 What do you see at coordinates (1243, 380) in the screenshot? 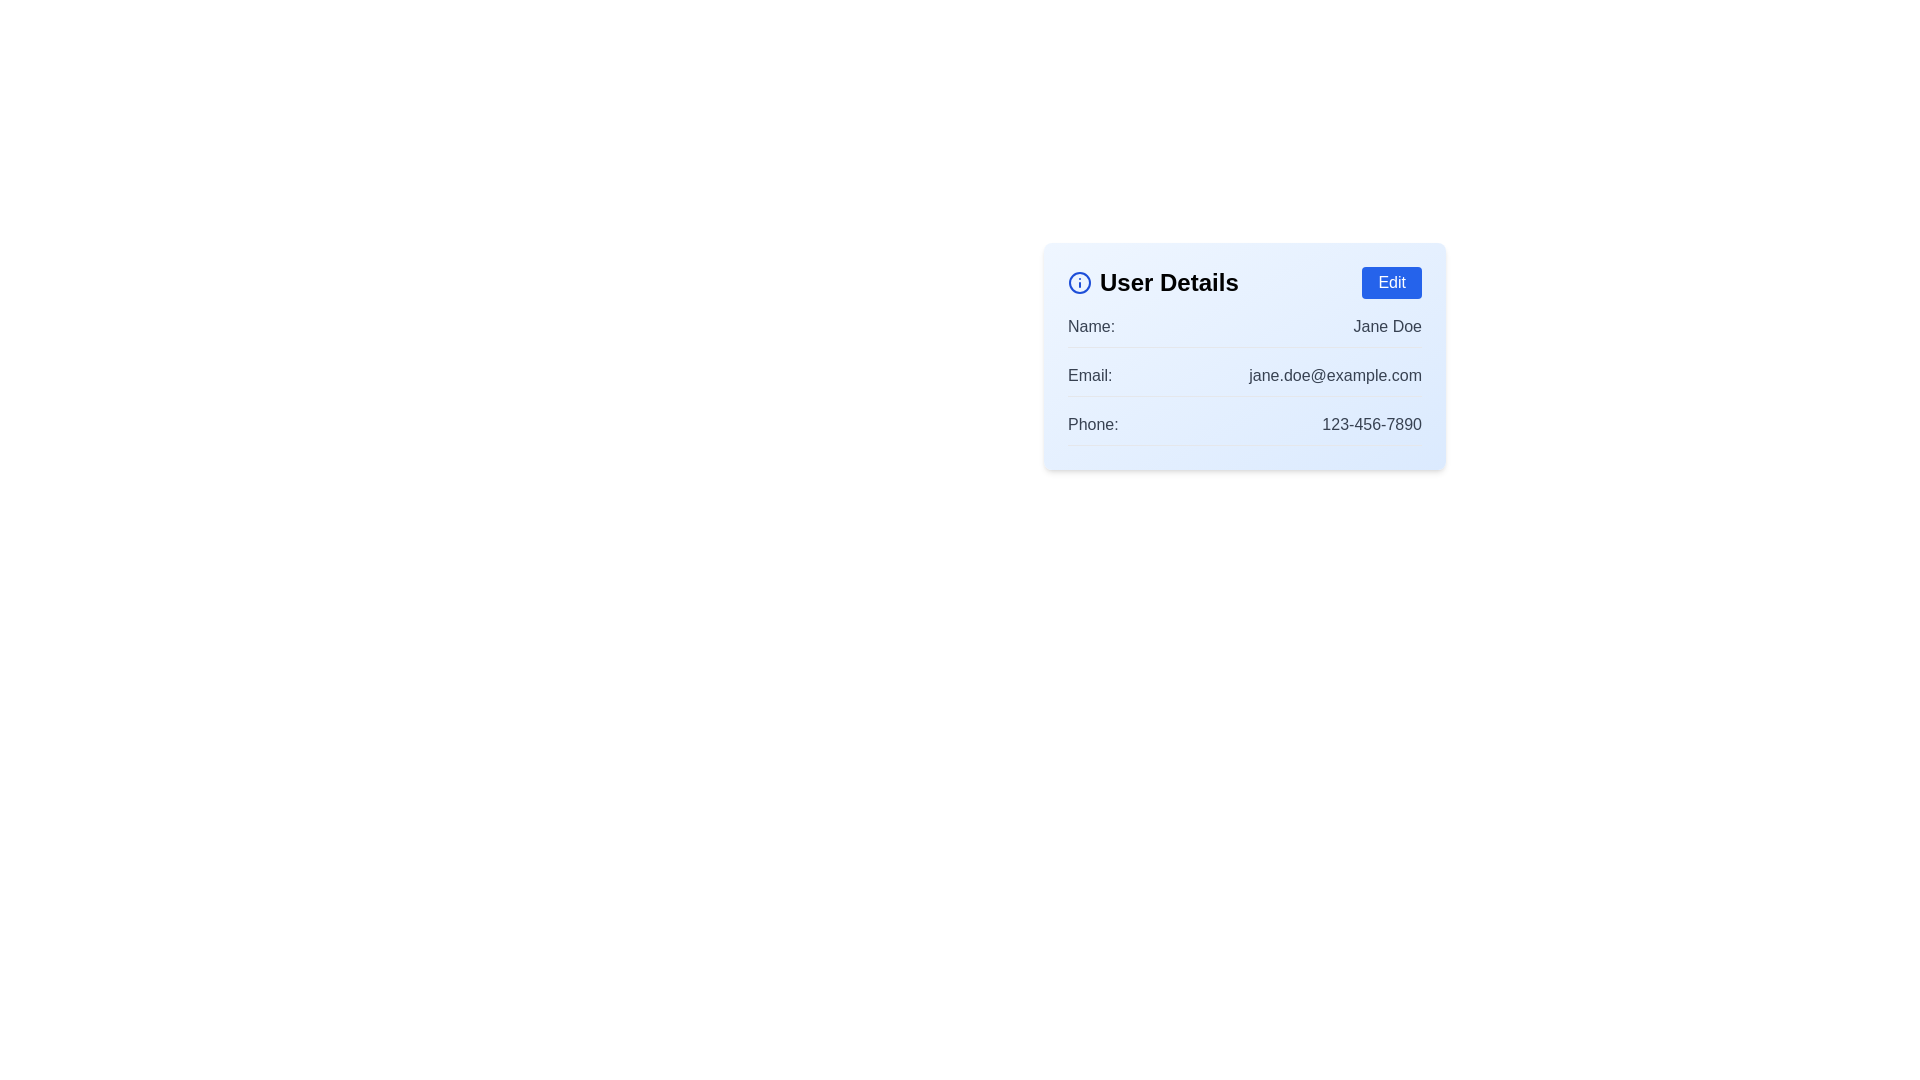
I see `the Text display component that contains user information such as 'Name', 'Email', and 'Phone', organized in a vertical arrangement within a light blue background card` at bounding box center [1243, 380].